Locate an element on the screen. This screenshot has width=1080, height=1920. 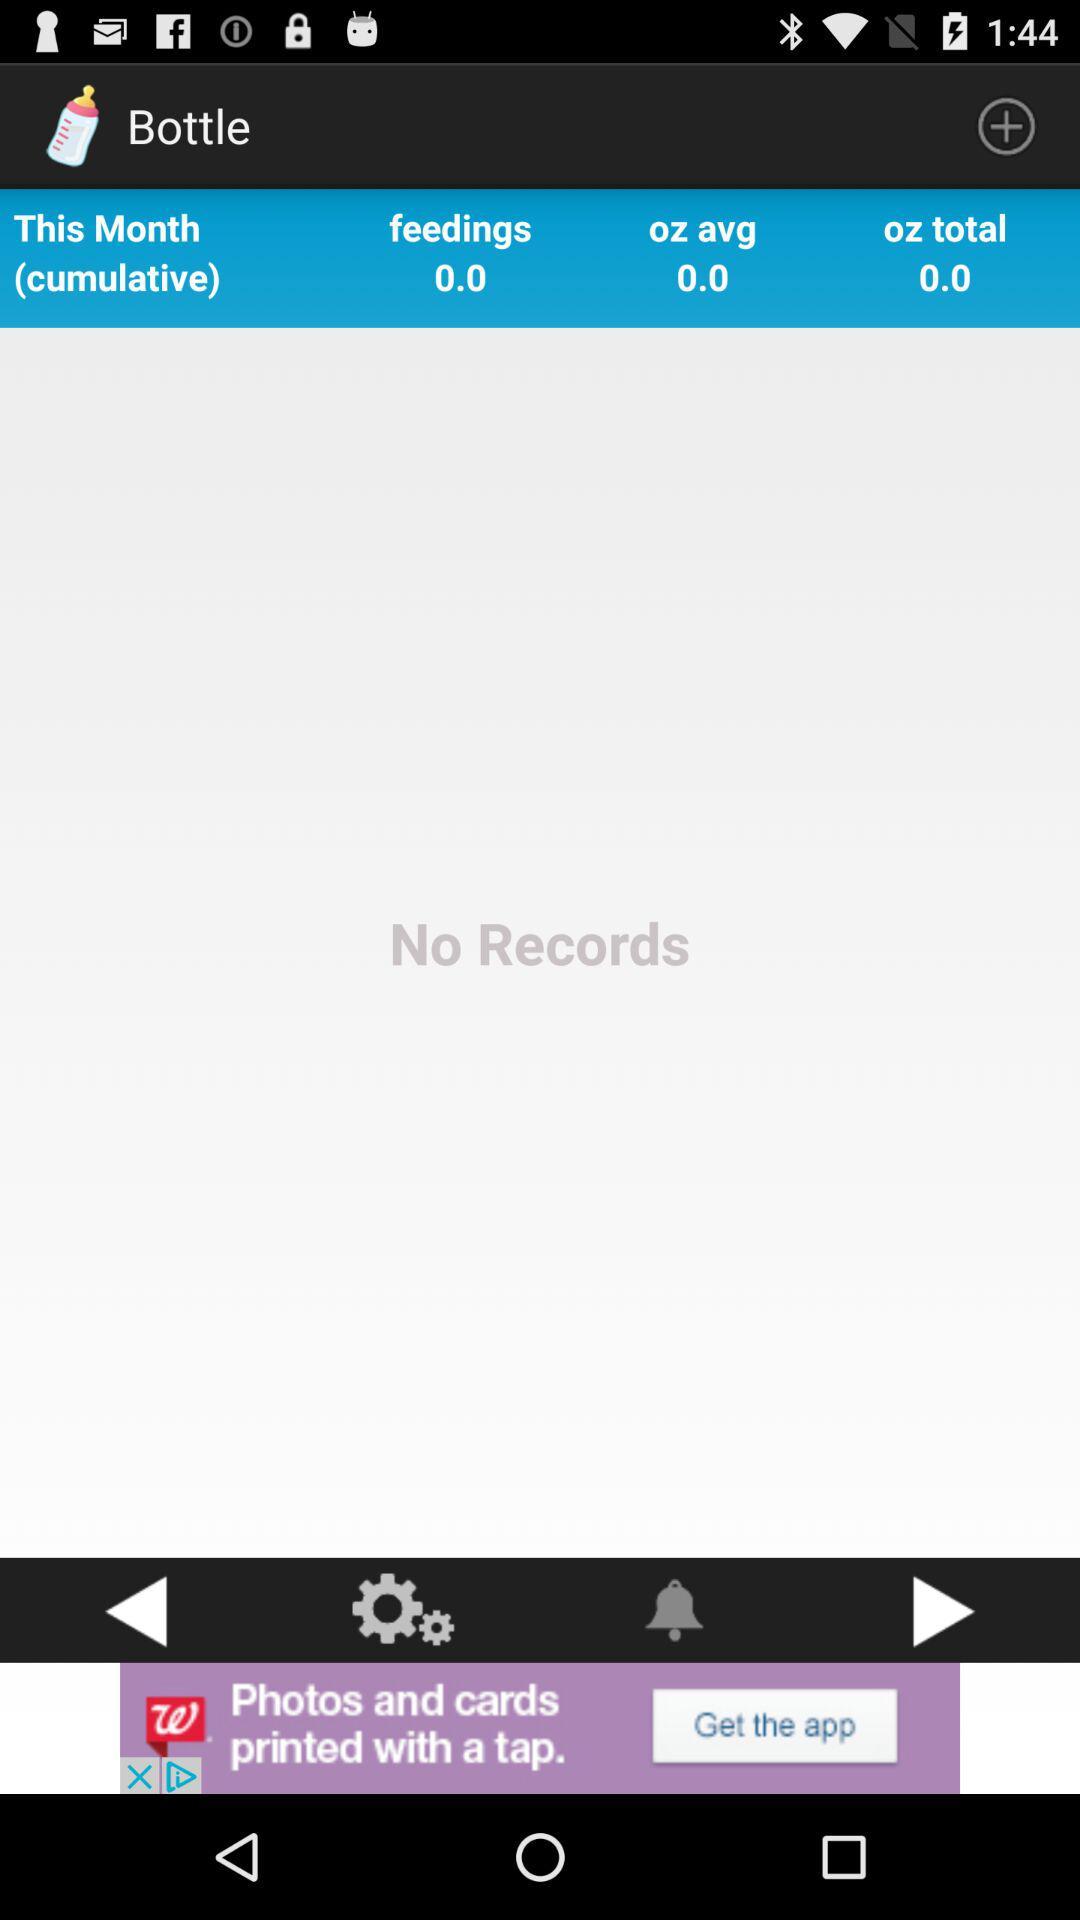
forward is located at coordinates (945, 1610).